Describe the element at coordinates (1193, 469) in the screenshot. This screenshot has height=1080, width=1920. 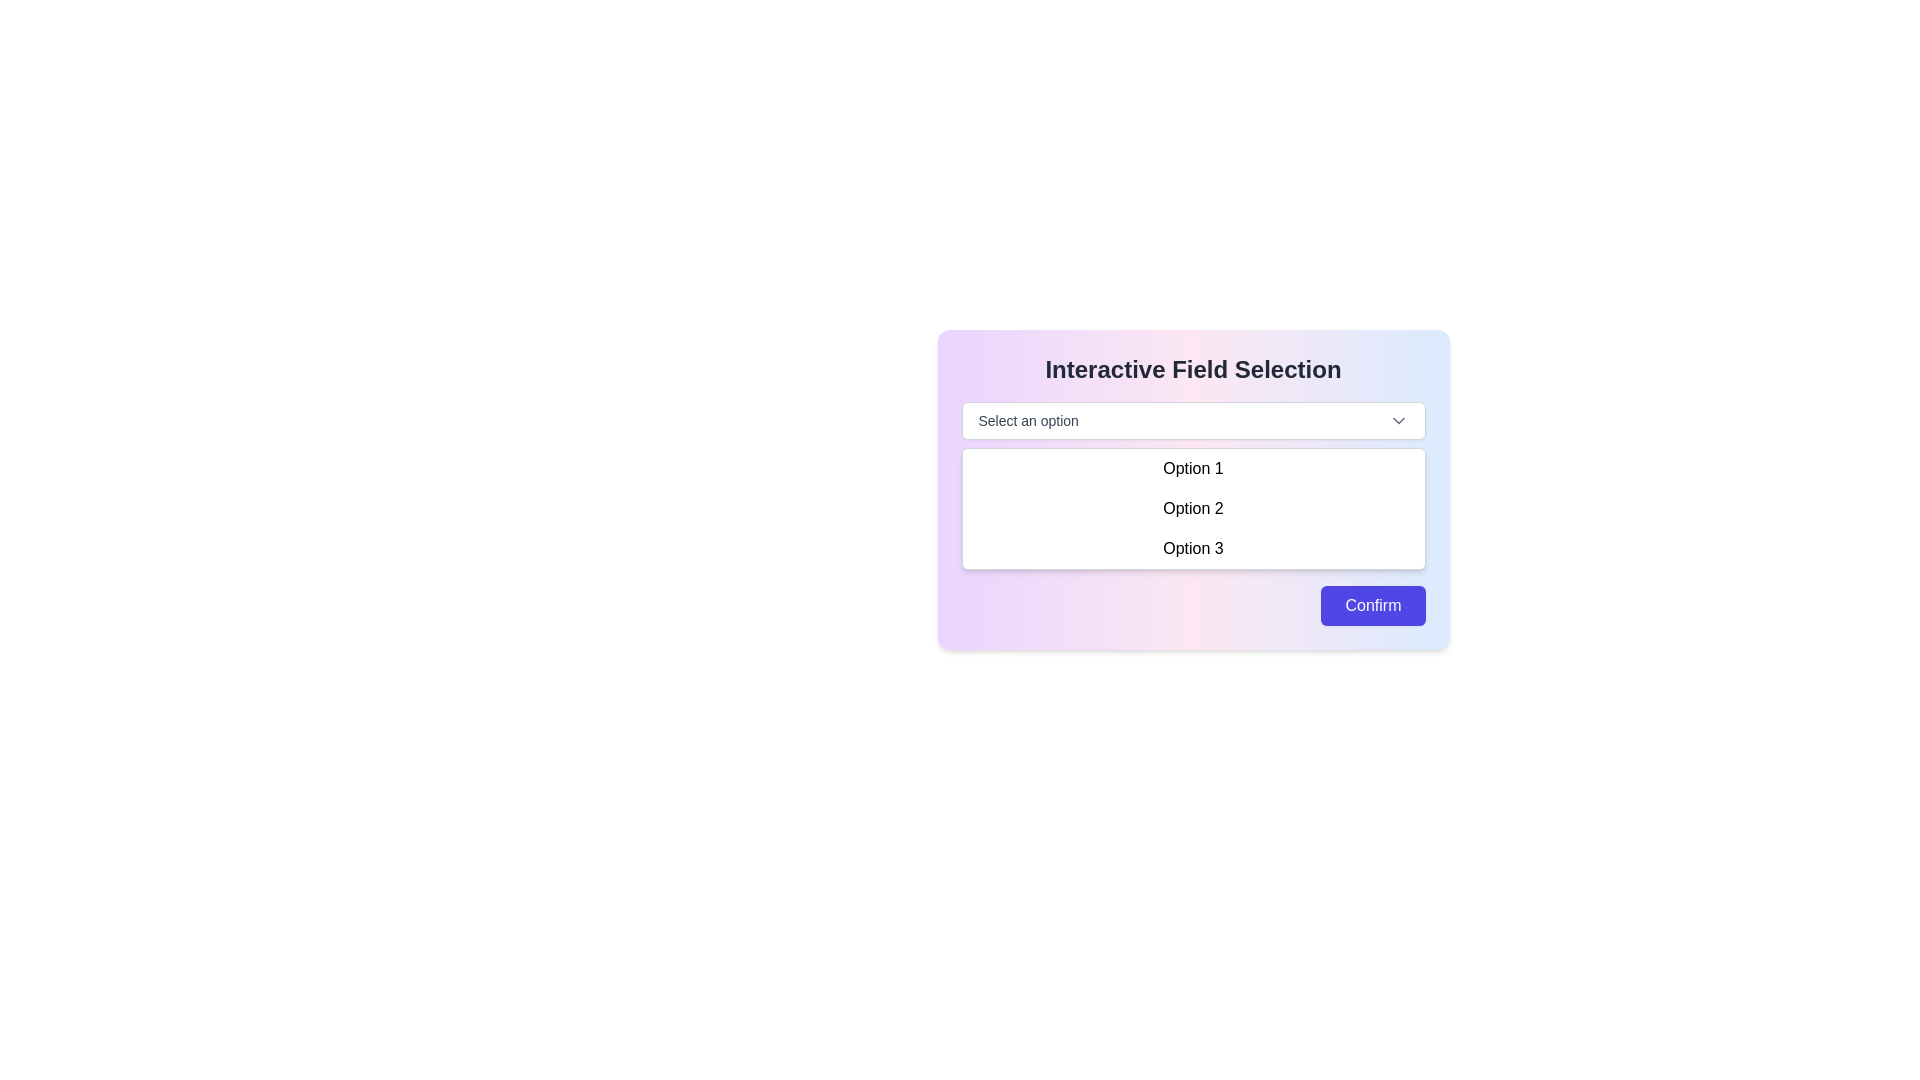
I see `the dropdown option labeled 'Option 1'` at that location.